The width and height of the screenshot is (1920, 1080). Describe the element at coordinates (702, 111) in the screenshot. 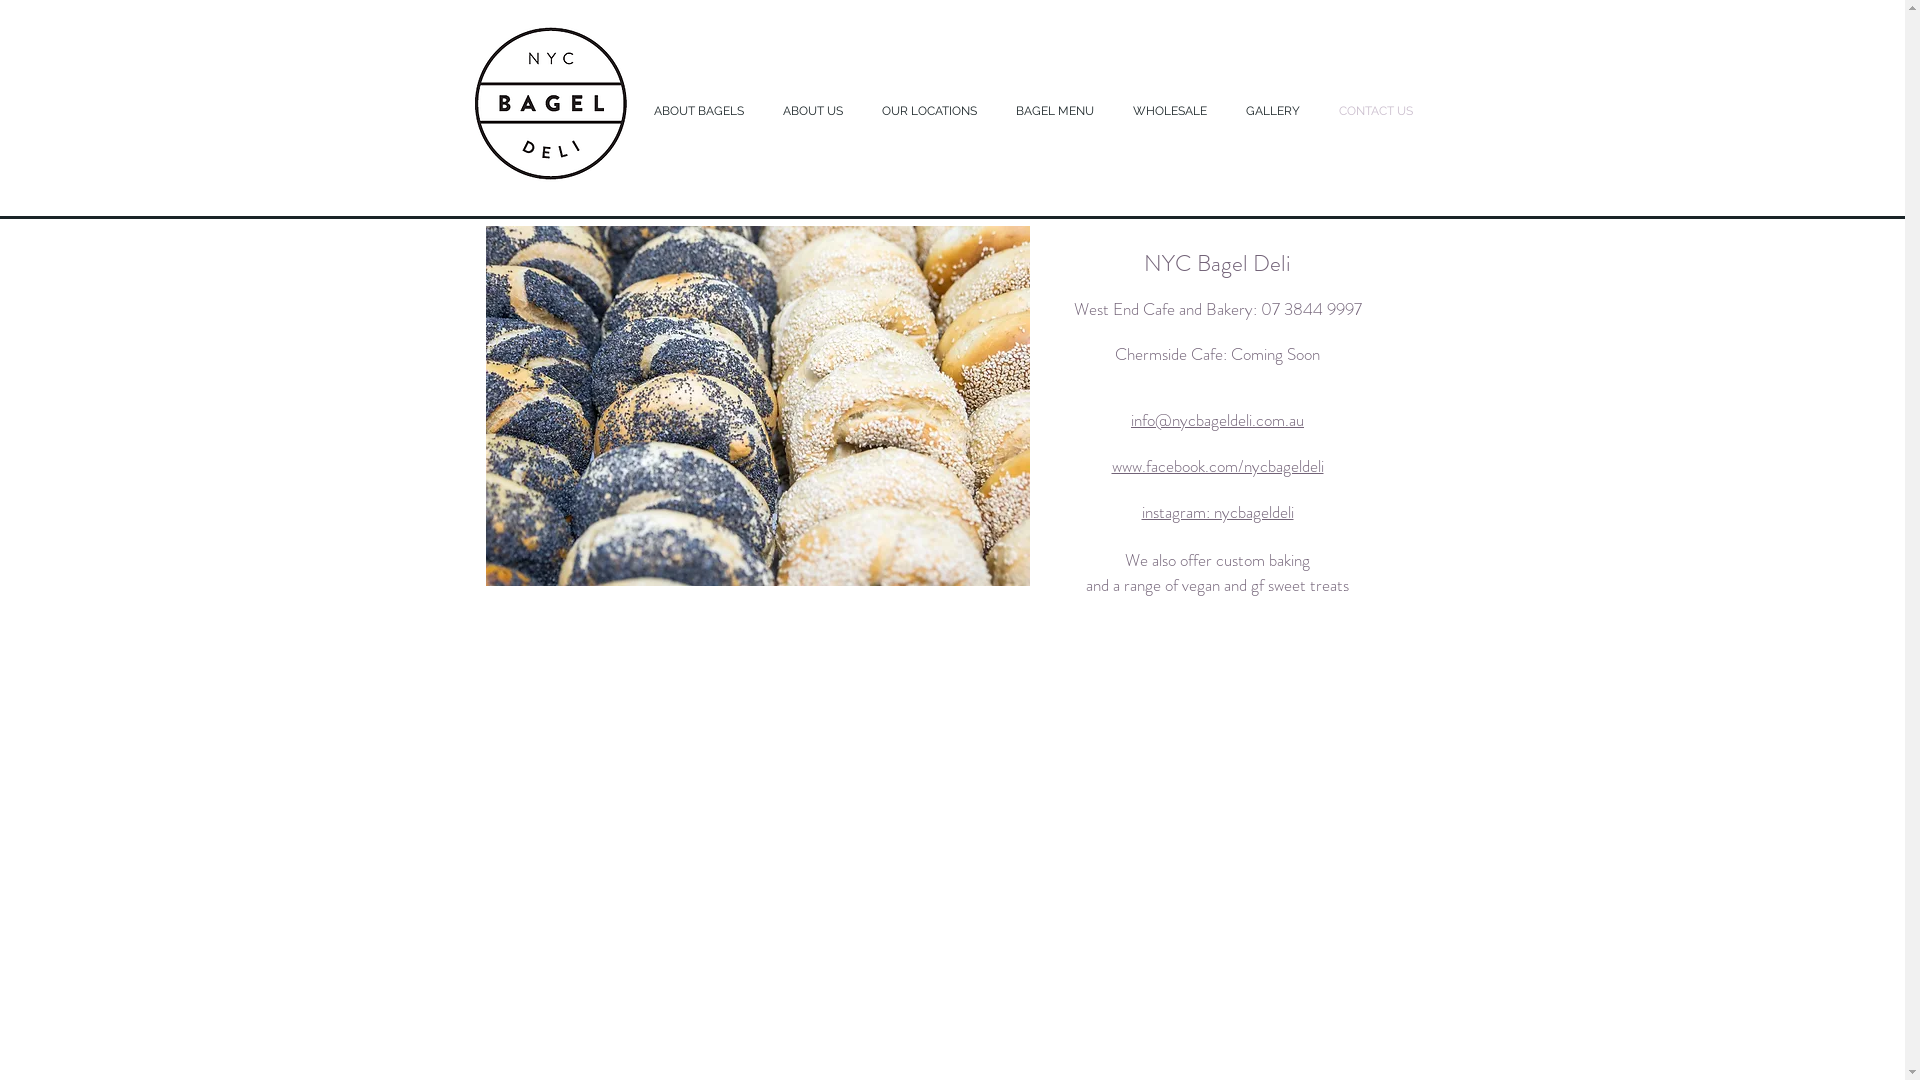

I see `'ABOUT BAGELS'` at that location.